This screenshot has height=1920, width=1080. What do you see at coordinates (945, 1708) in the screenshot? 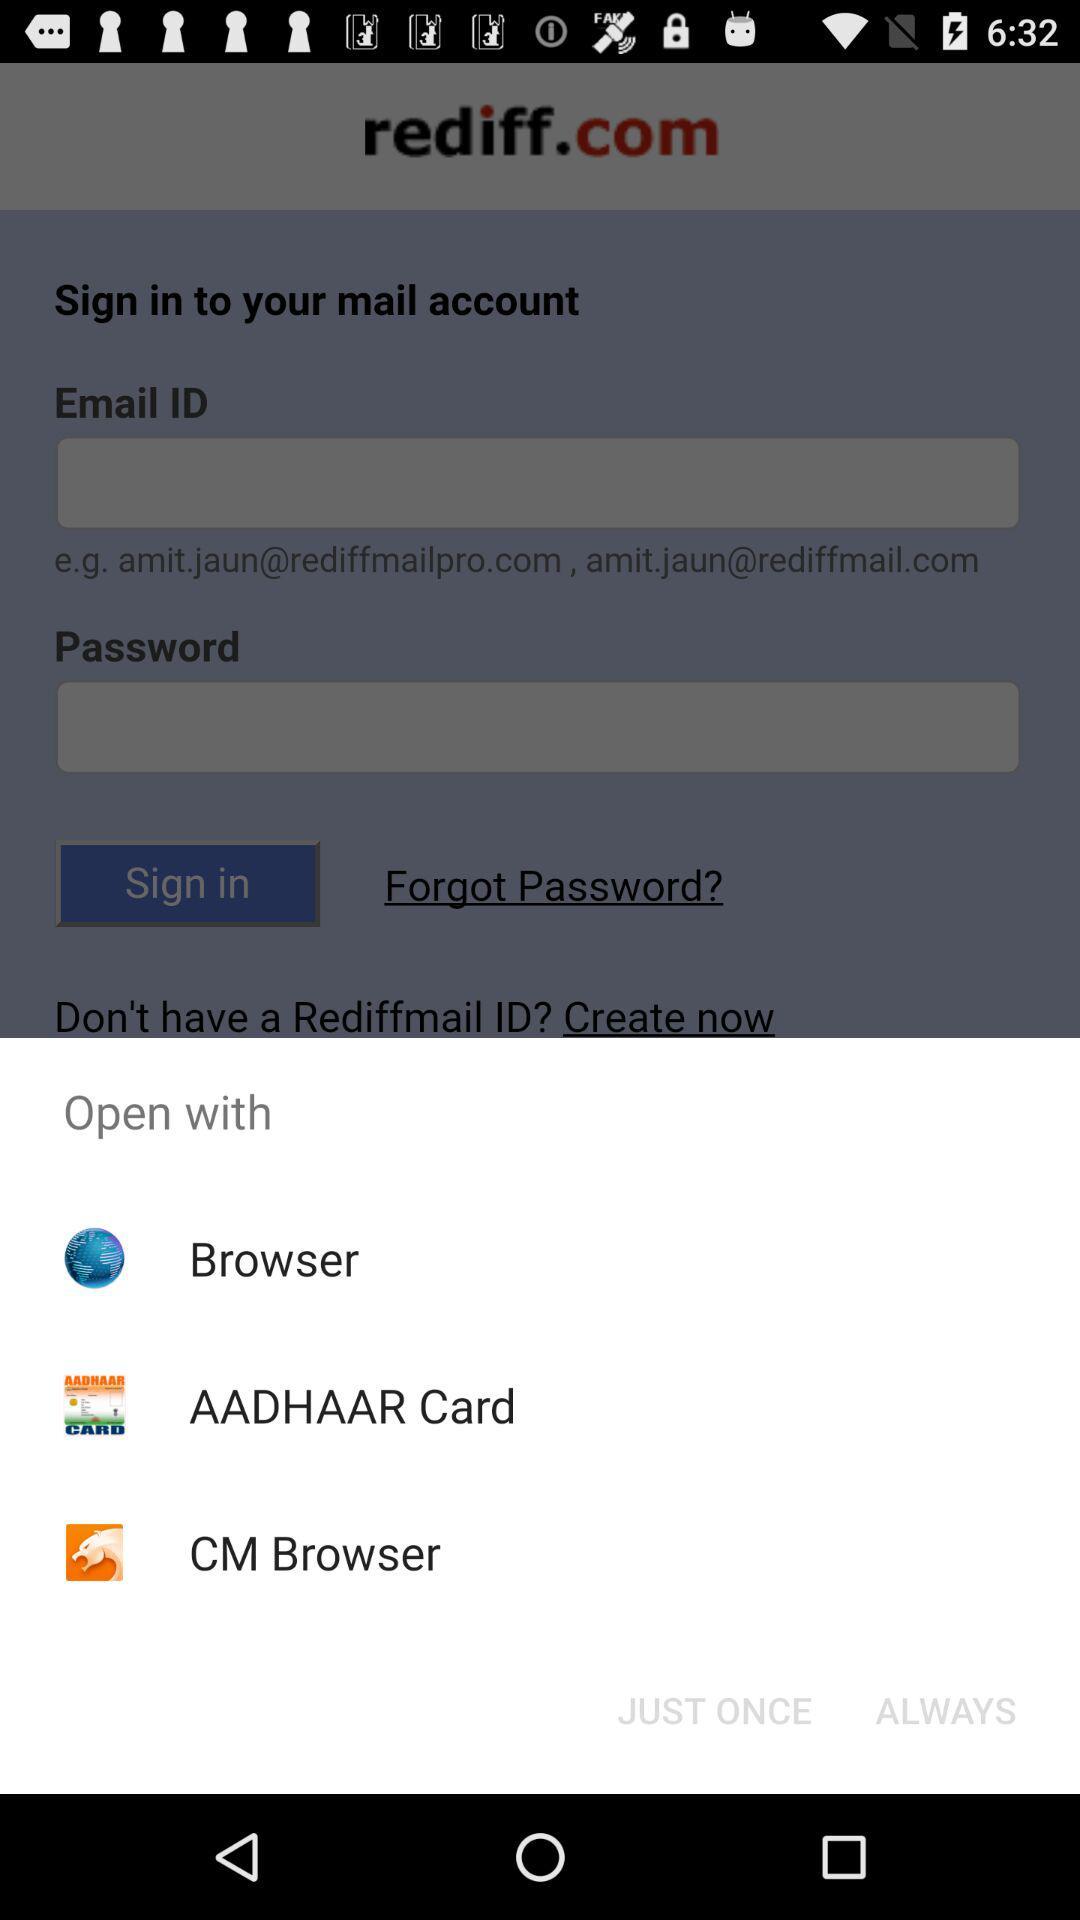
I see `the icon to the right of just once item` at bounding box center [945, 1708].